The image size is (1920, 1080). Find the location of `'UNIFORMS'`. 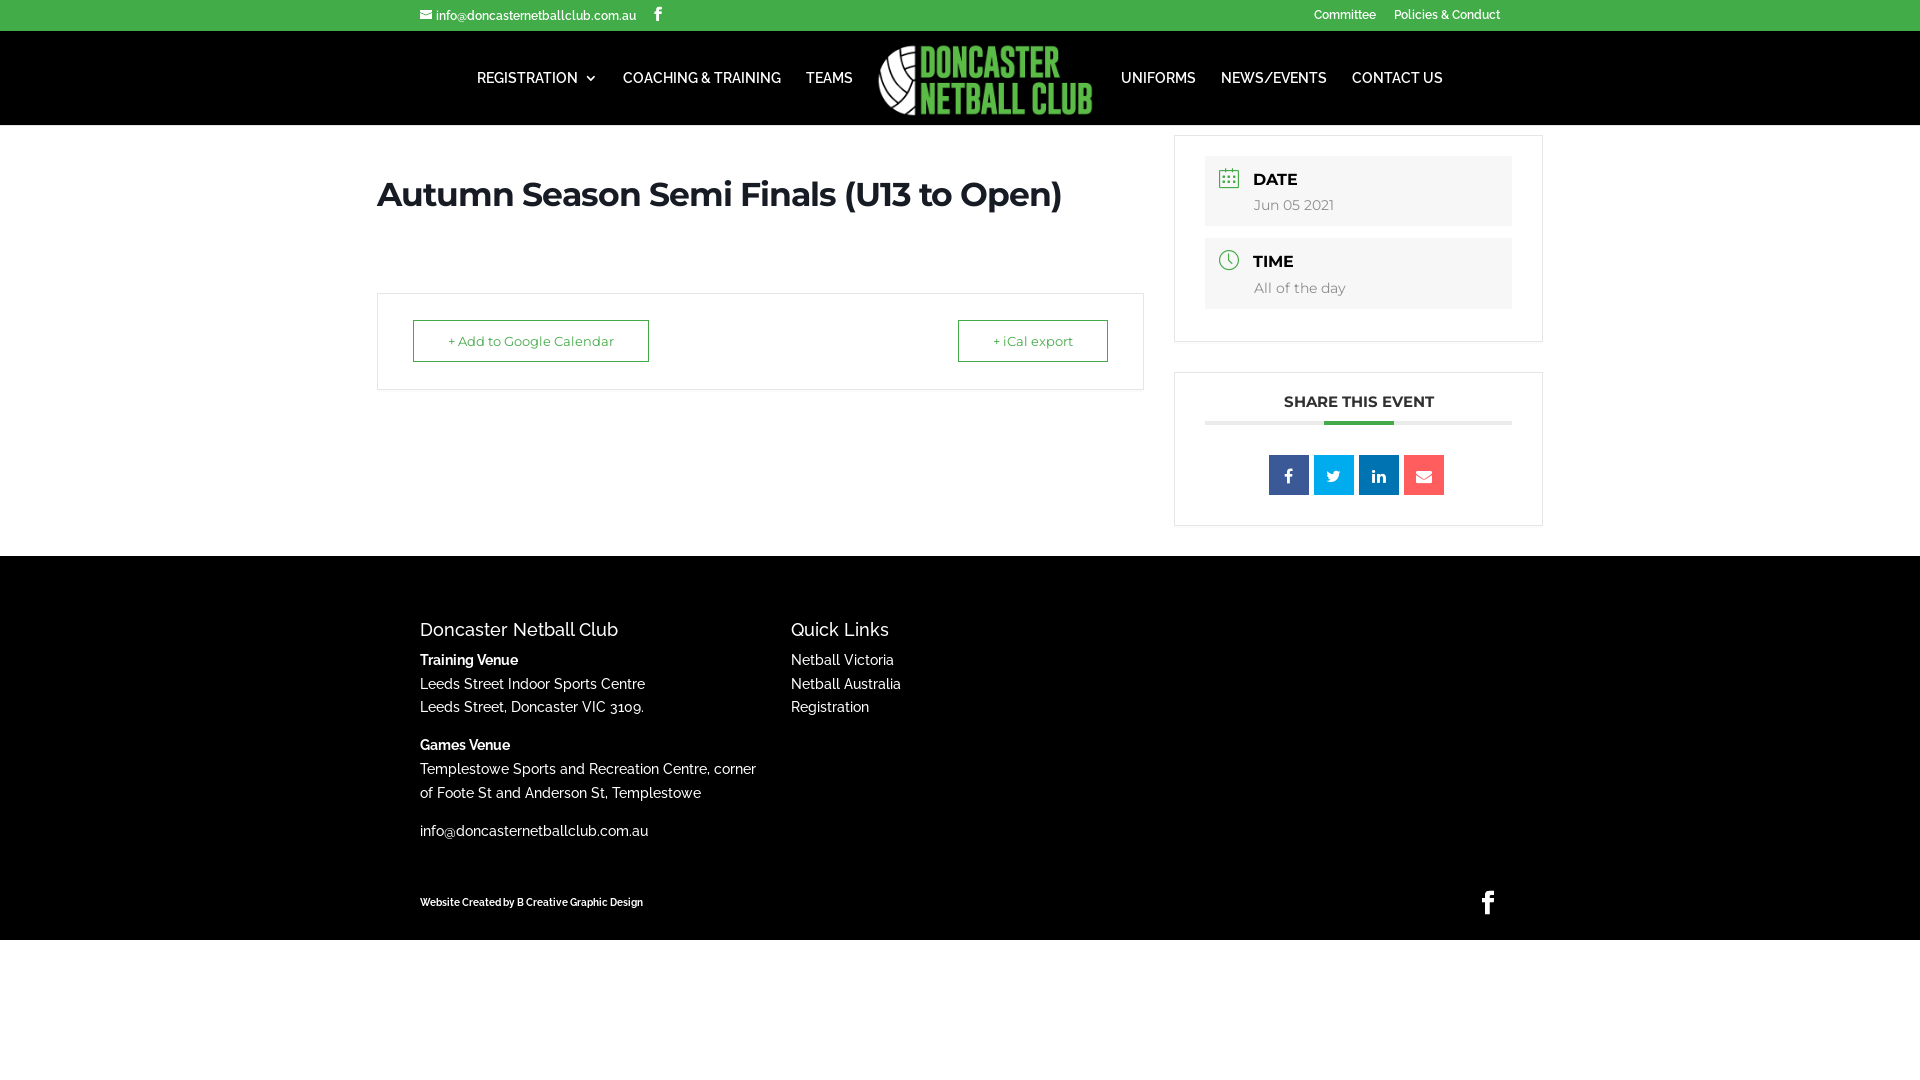

'UNIFORMS' is located at coordinates (1158, 97).